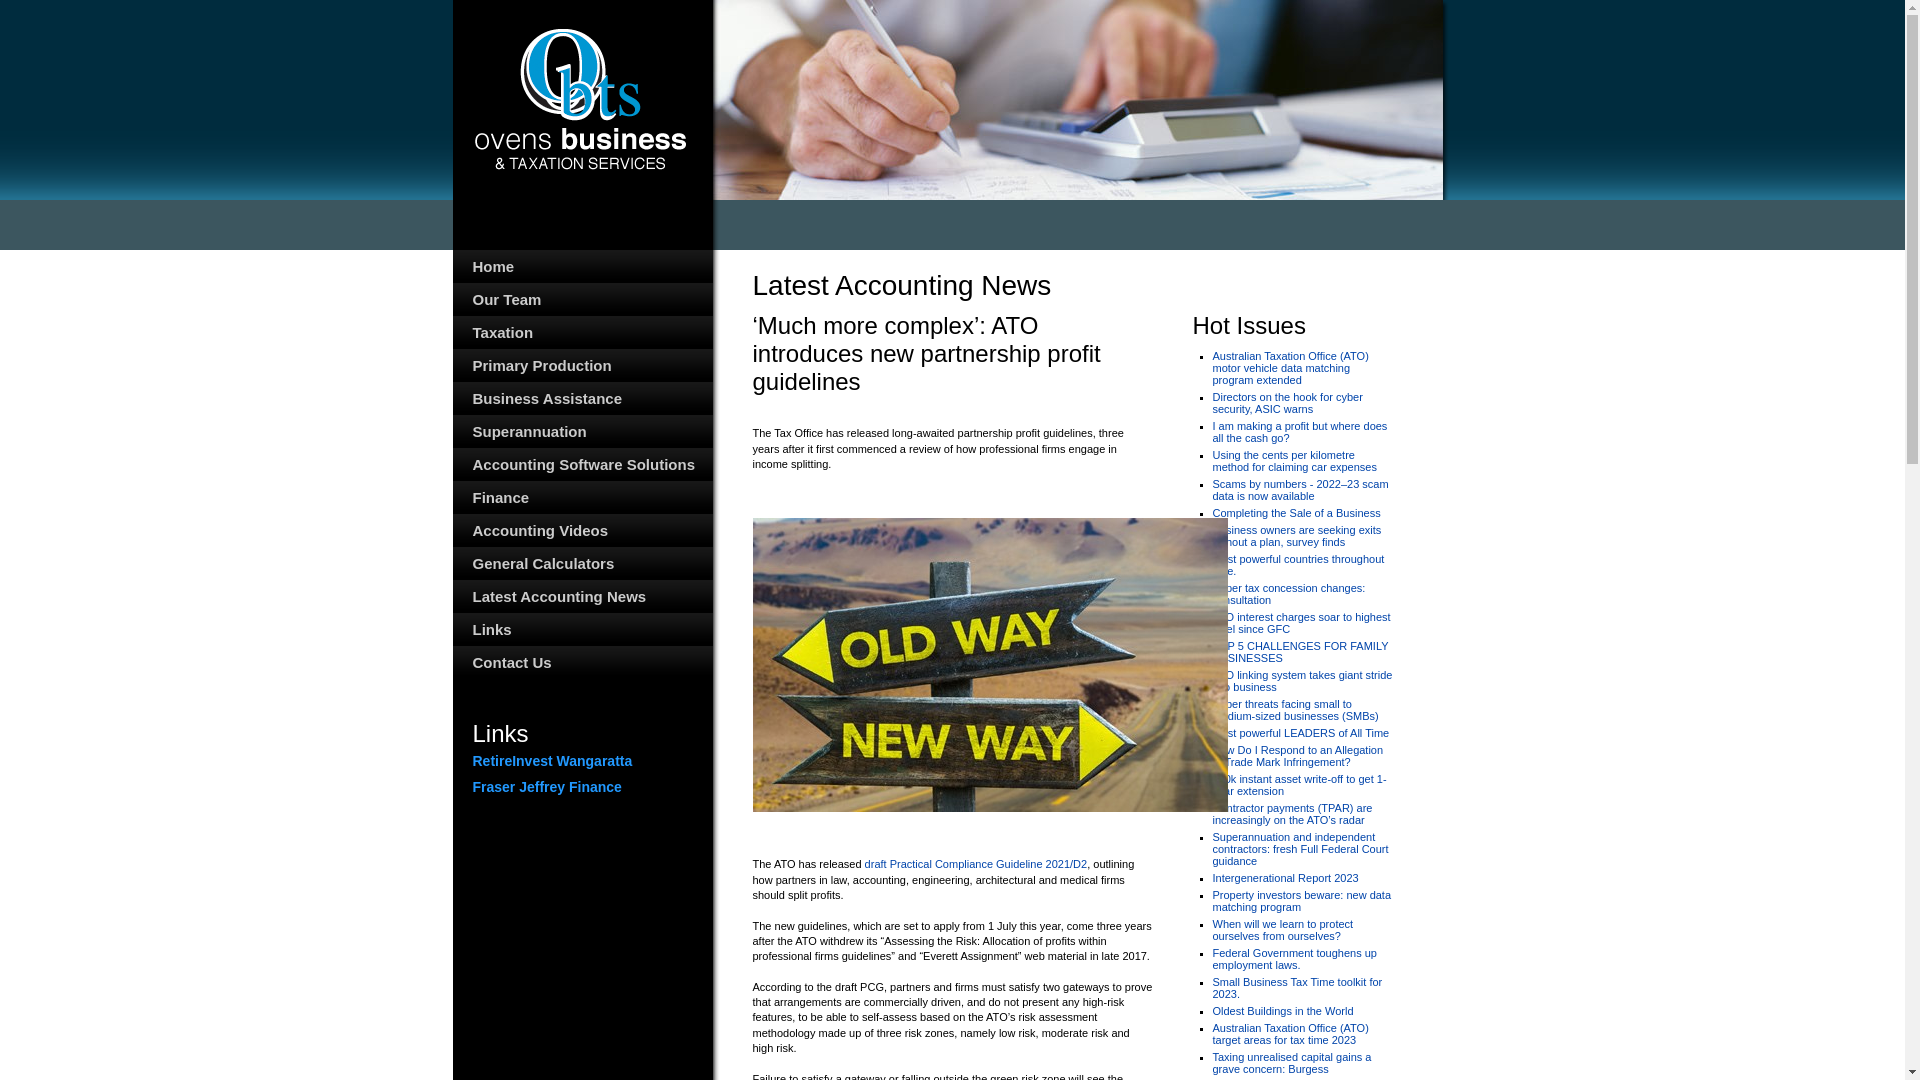 The width and height of the screenshot is (1920, 1080). What do you see at coordinates (1282, 1010) in the screenshot?
I see `'Oldest Buildings in the World'` at bounding box center [1282, 1010].